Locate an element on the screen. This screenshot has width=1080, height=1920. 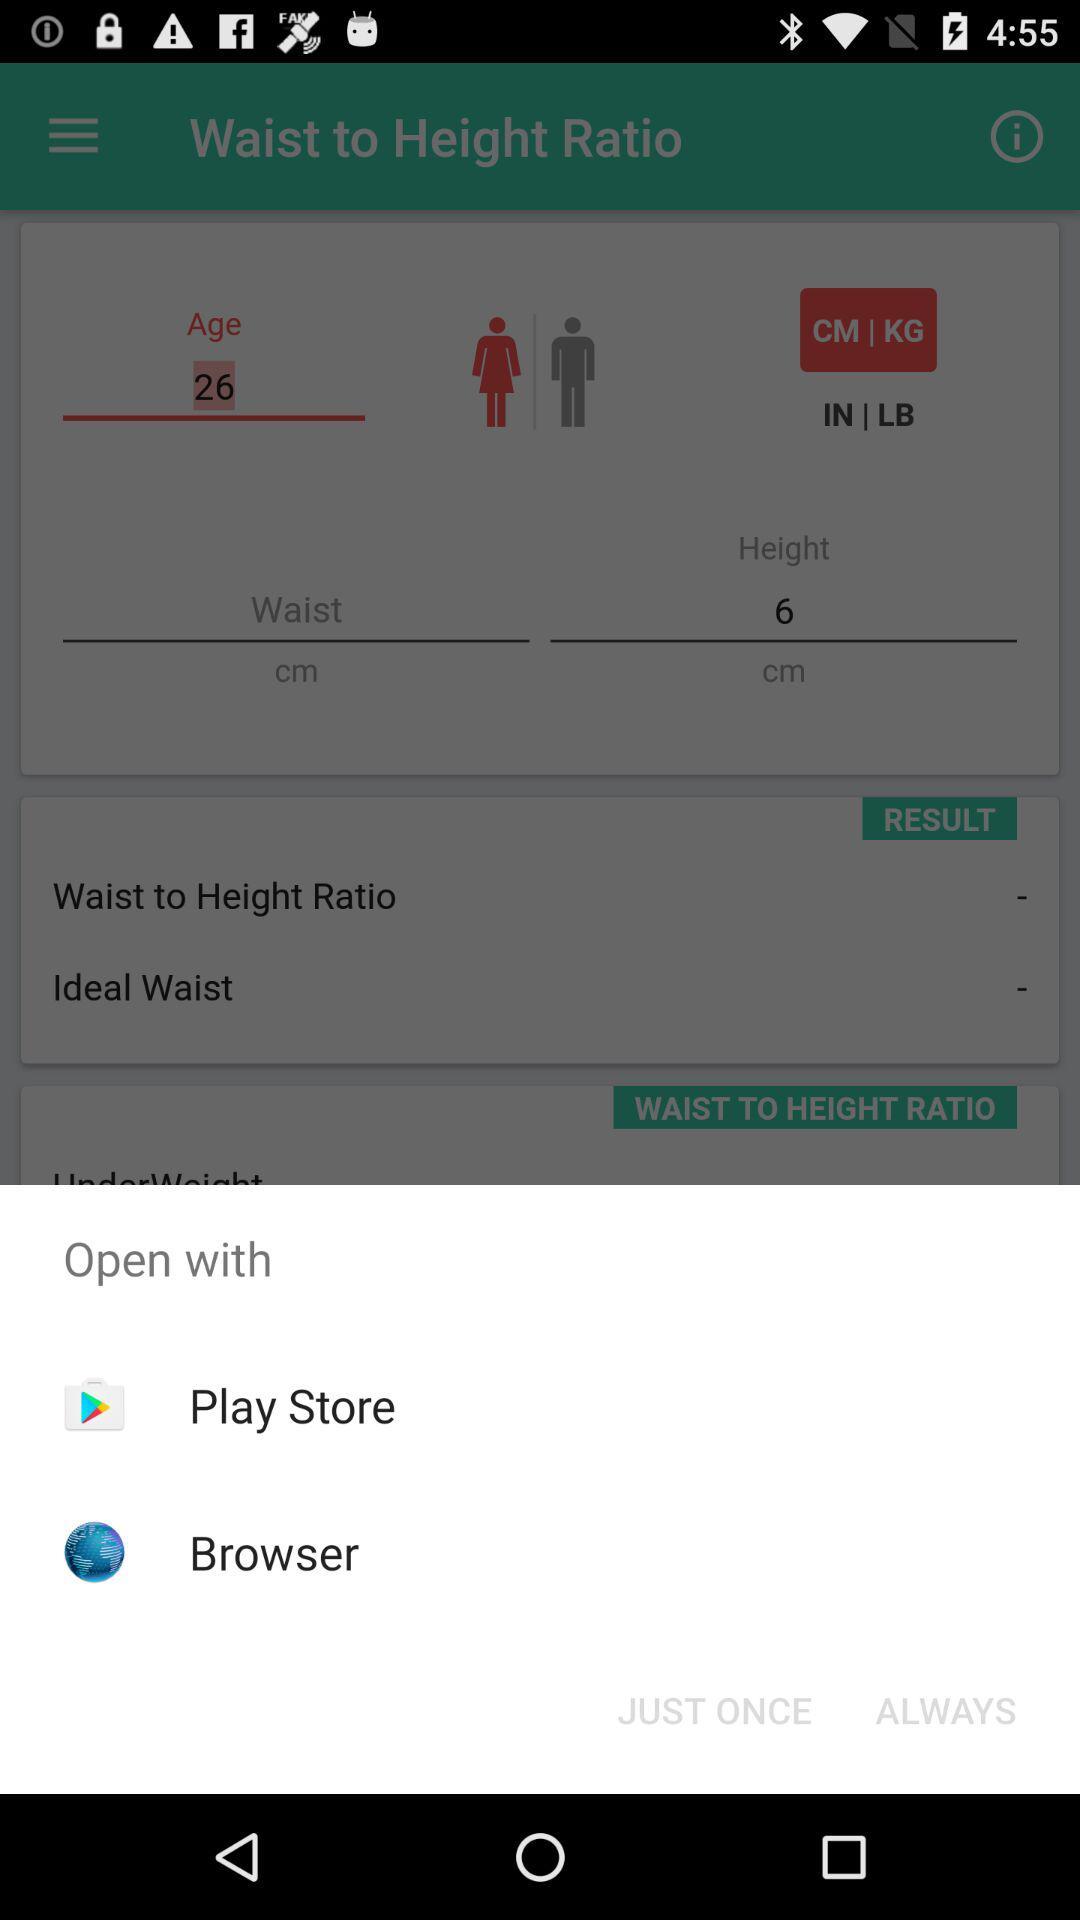
the item below the play store app is located at coordinates (274, 1551).